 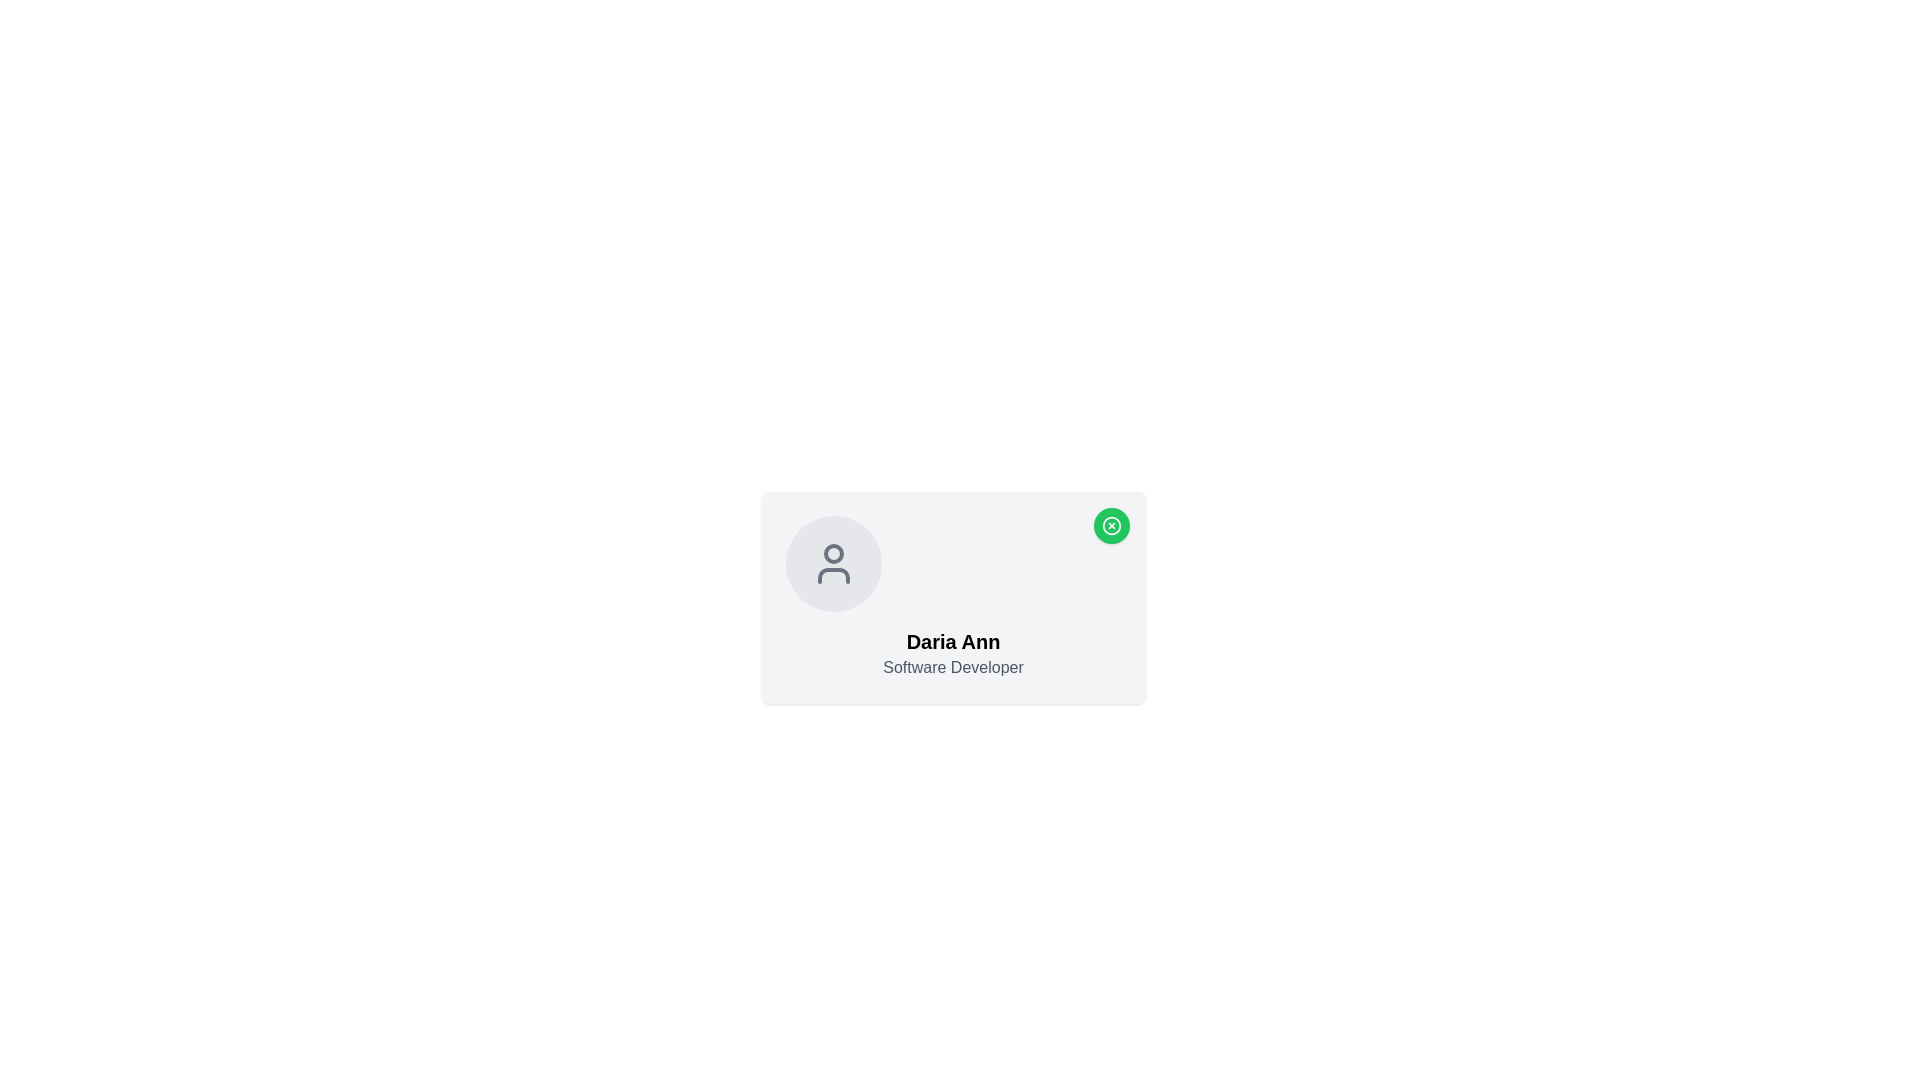 What do you see at coordinates (833, 563) in the screenshot?
I see `the Iconic User Placeholder representing a user profile in the top-left region of the card containing 'Daria Ann' and 'Software Developer'` at bounding box center [833, 563].